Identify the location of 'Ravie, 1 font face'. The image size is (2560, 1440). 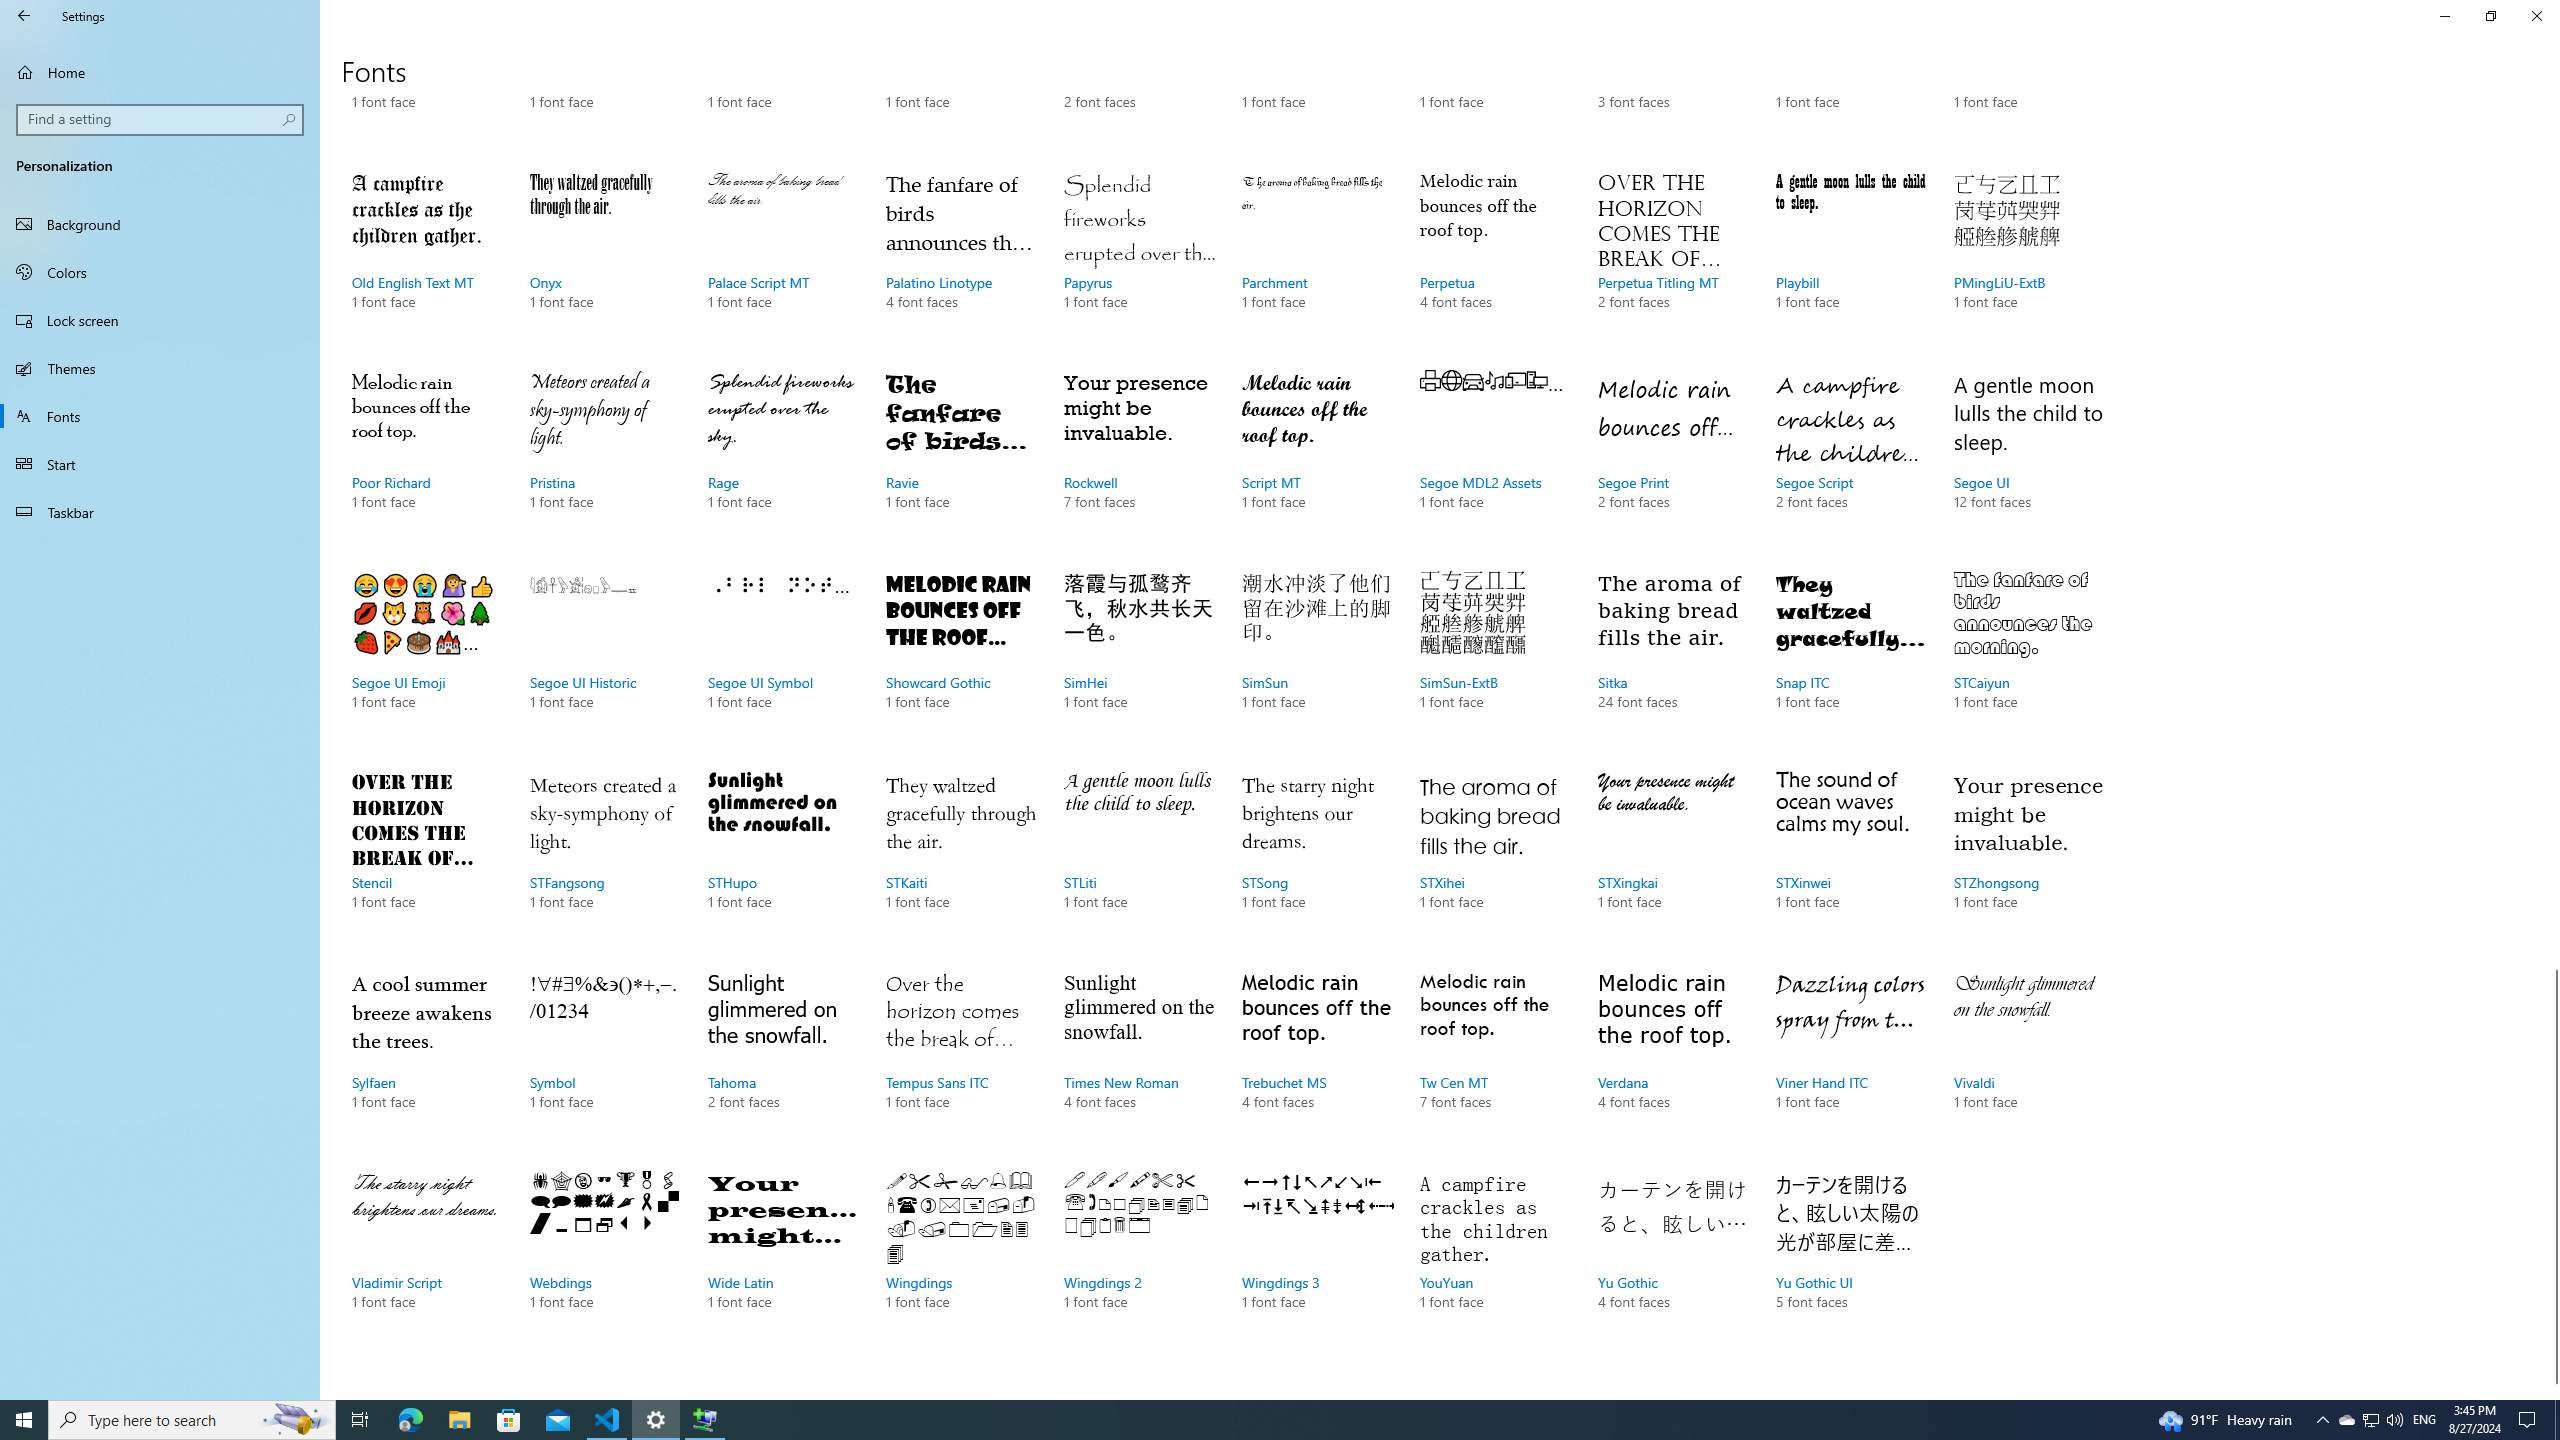
(959, 460).